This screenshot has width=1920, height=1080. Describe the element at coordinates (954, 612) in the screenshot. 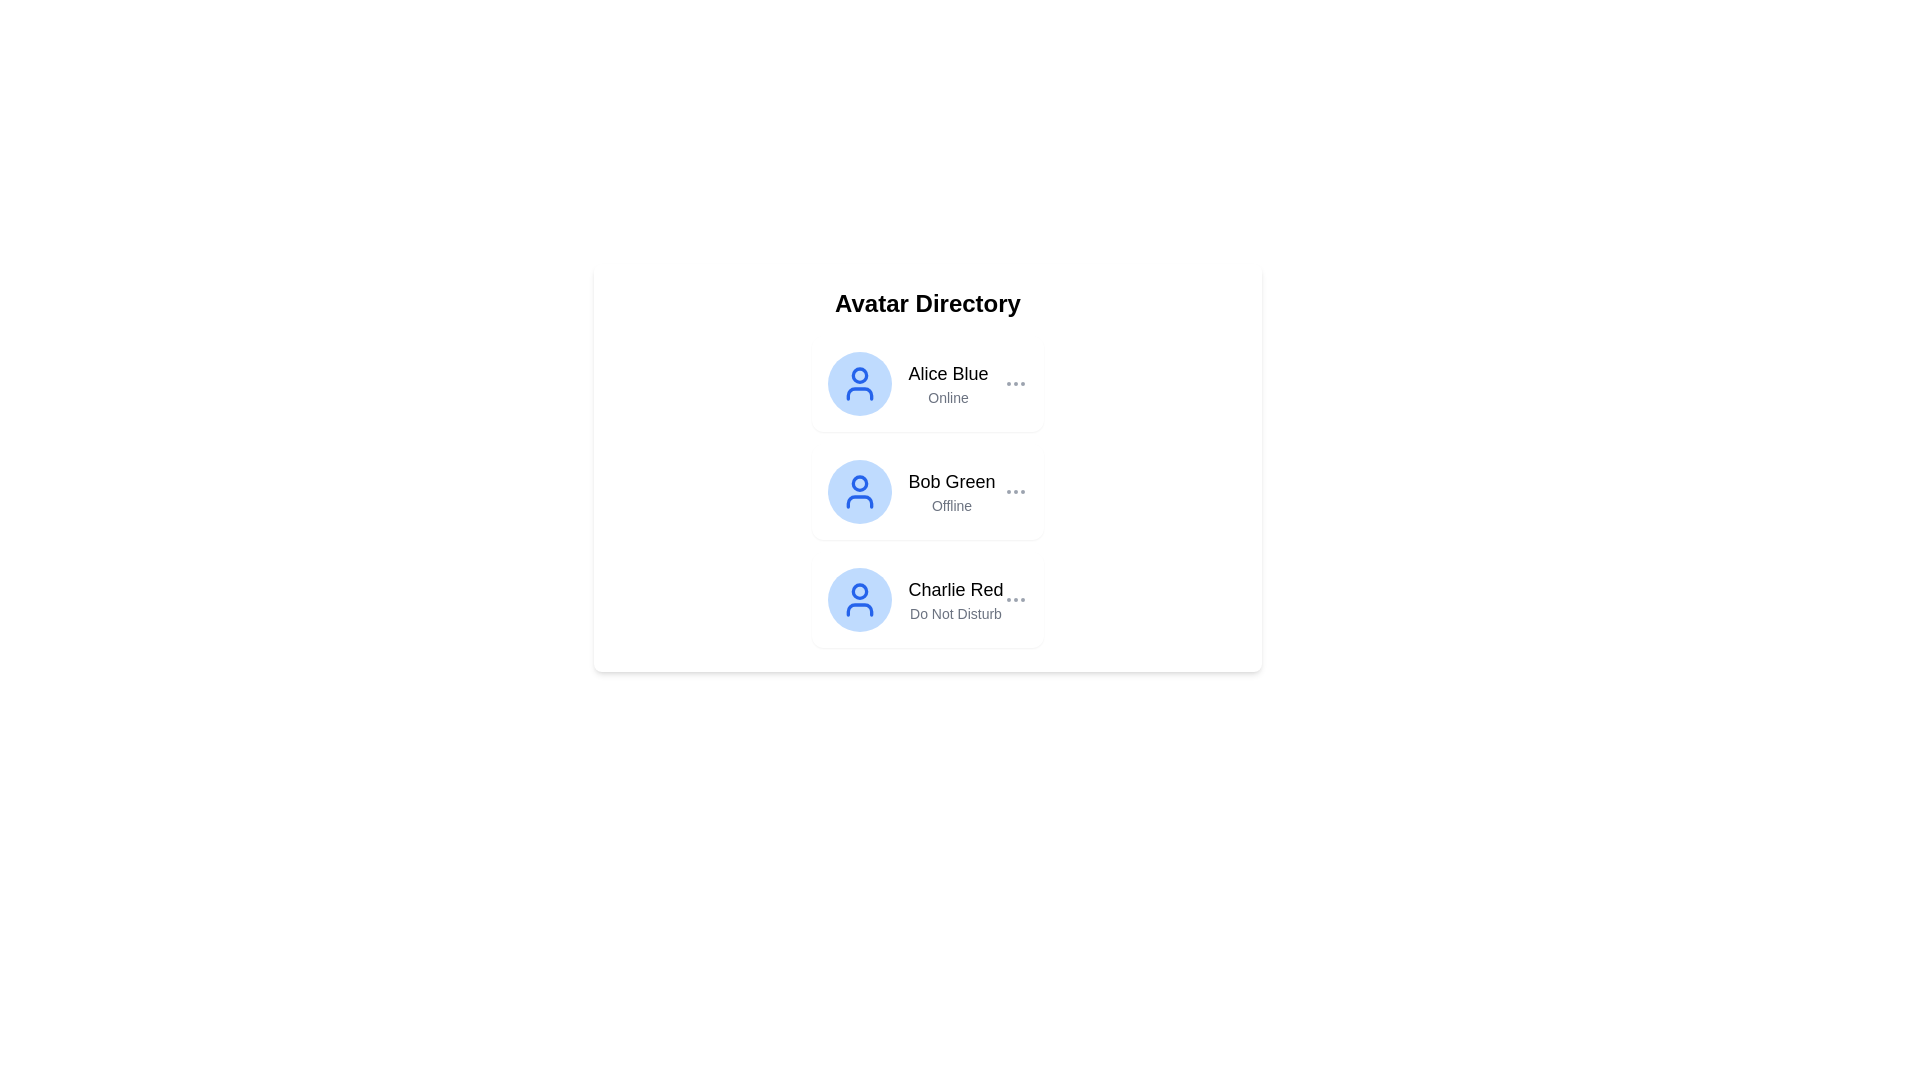

I see `the status text label indicating that user 'Charlie Red' is unavailable, located beneath their name in the avatar directory panel` at that location.